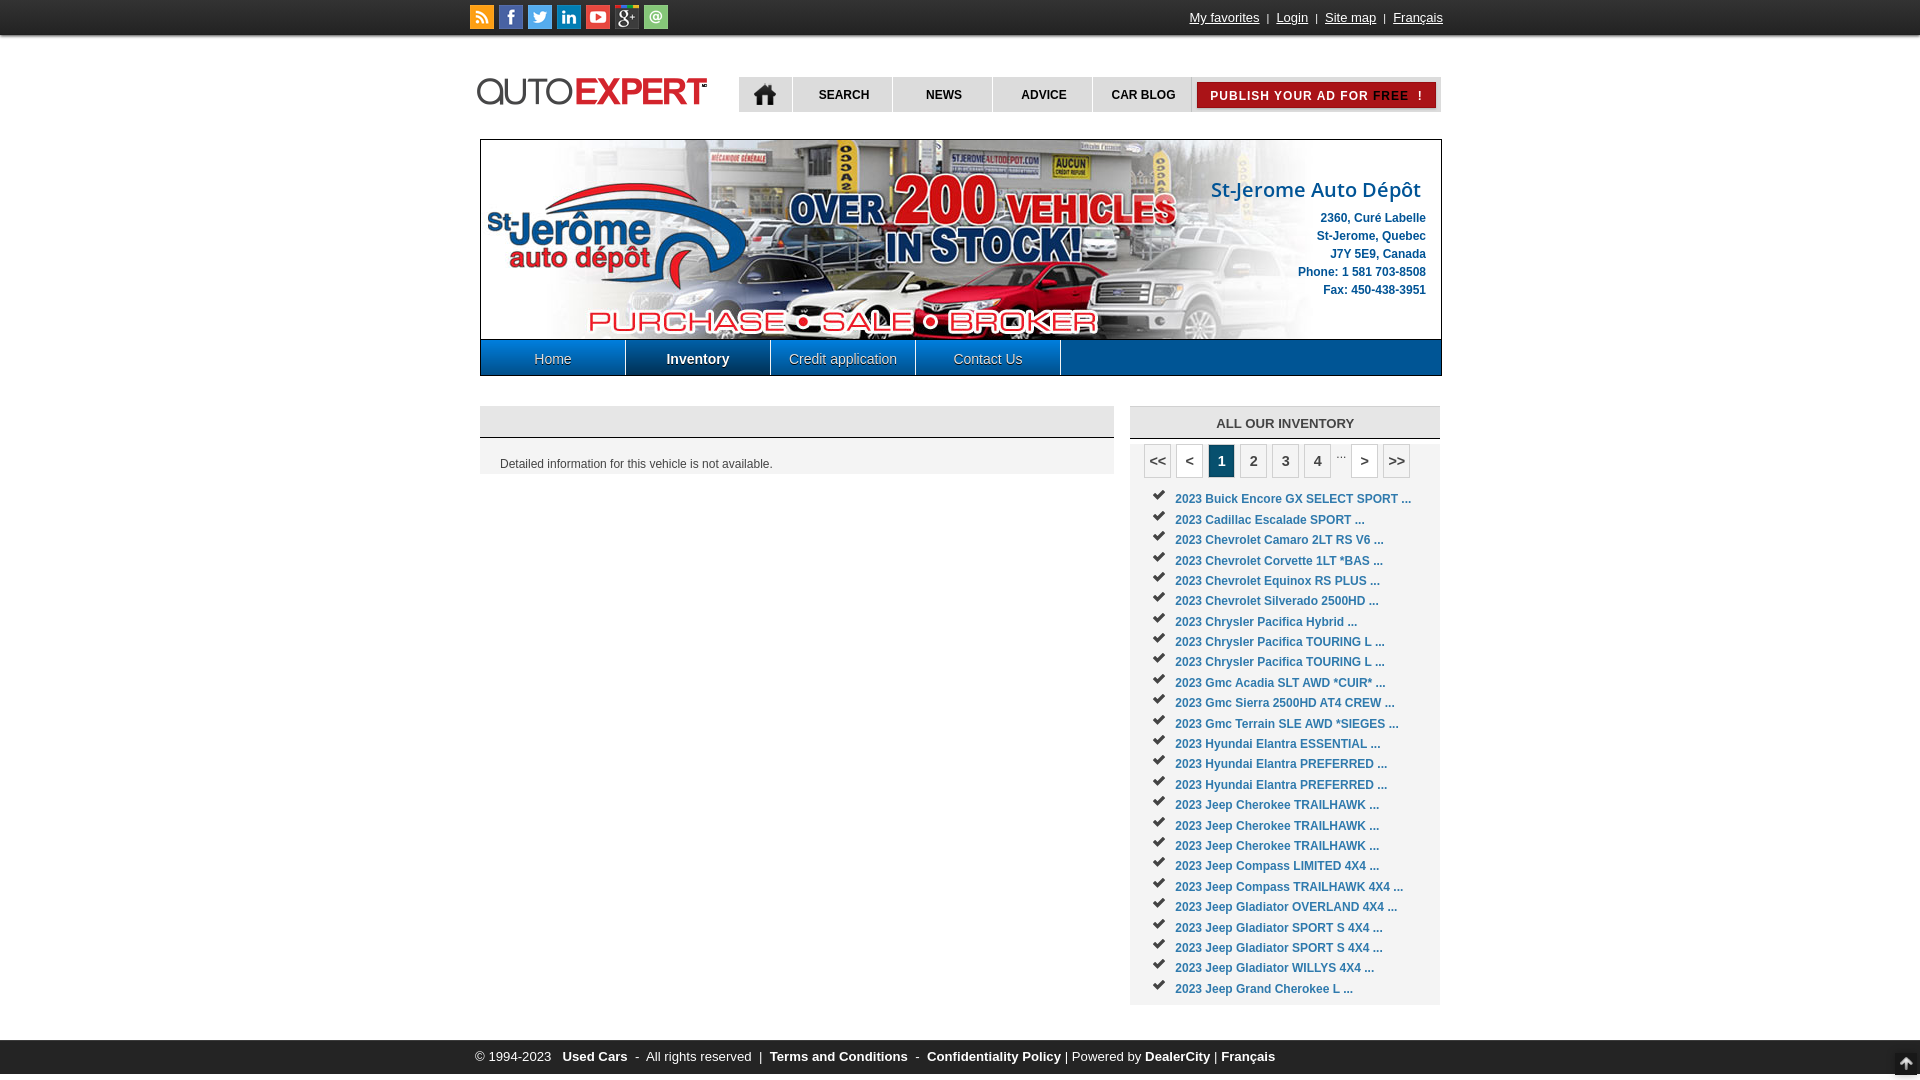  I want to click on '2023 Chrysler Pacifica TOURING L ...', so click(1280, 662).